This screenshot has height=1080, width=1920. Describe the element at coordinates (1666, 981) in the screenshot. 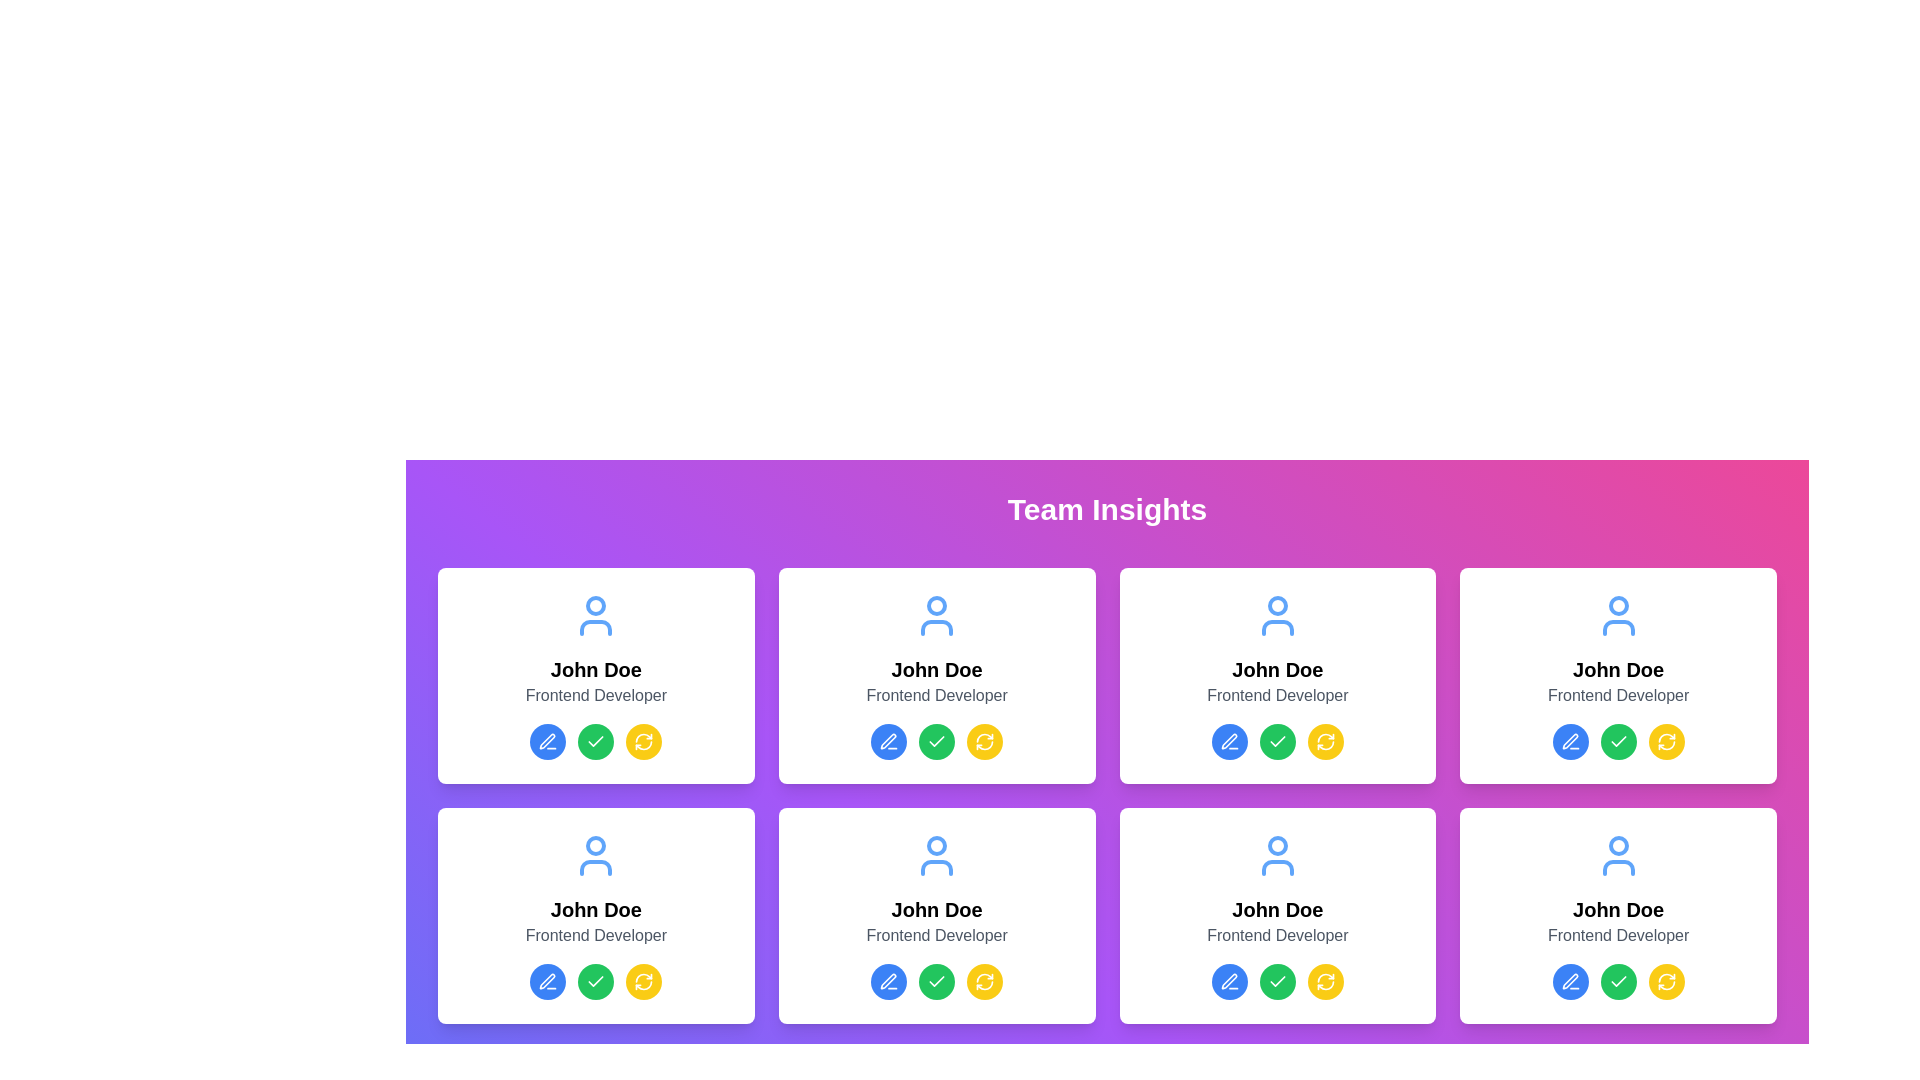

I see `the circular yellow button with a refresh icon` at that location.